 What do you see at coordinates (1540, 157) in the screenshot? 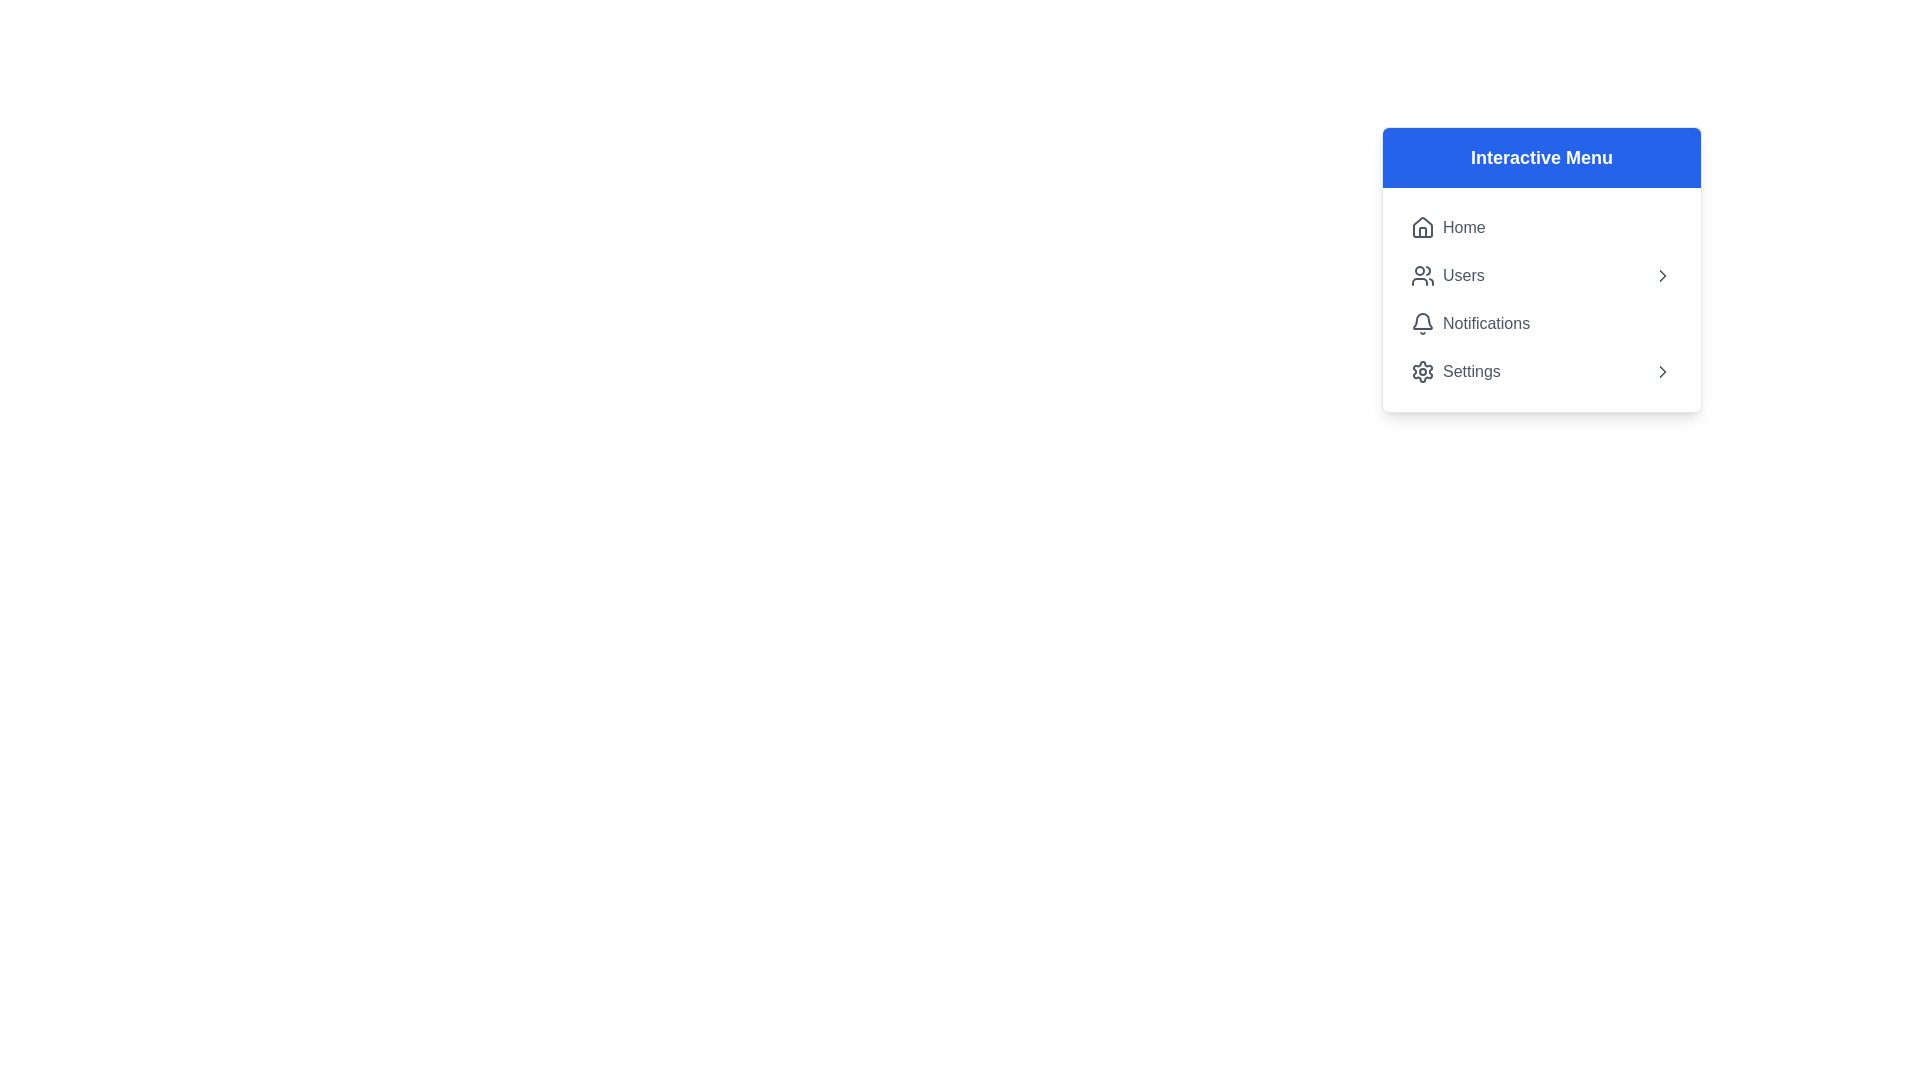
I see `the 'Interactive Menu' text label, which is displayed in bold white font against a blue background and serves as a header for the menu` at bounding box center [1540, 157].